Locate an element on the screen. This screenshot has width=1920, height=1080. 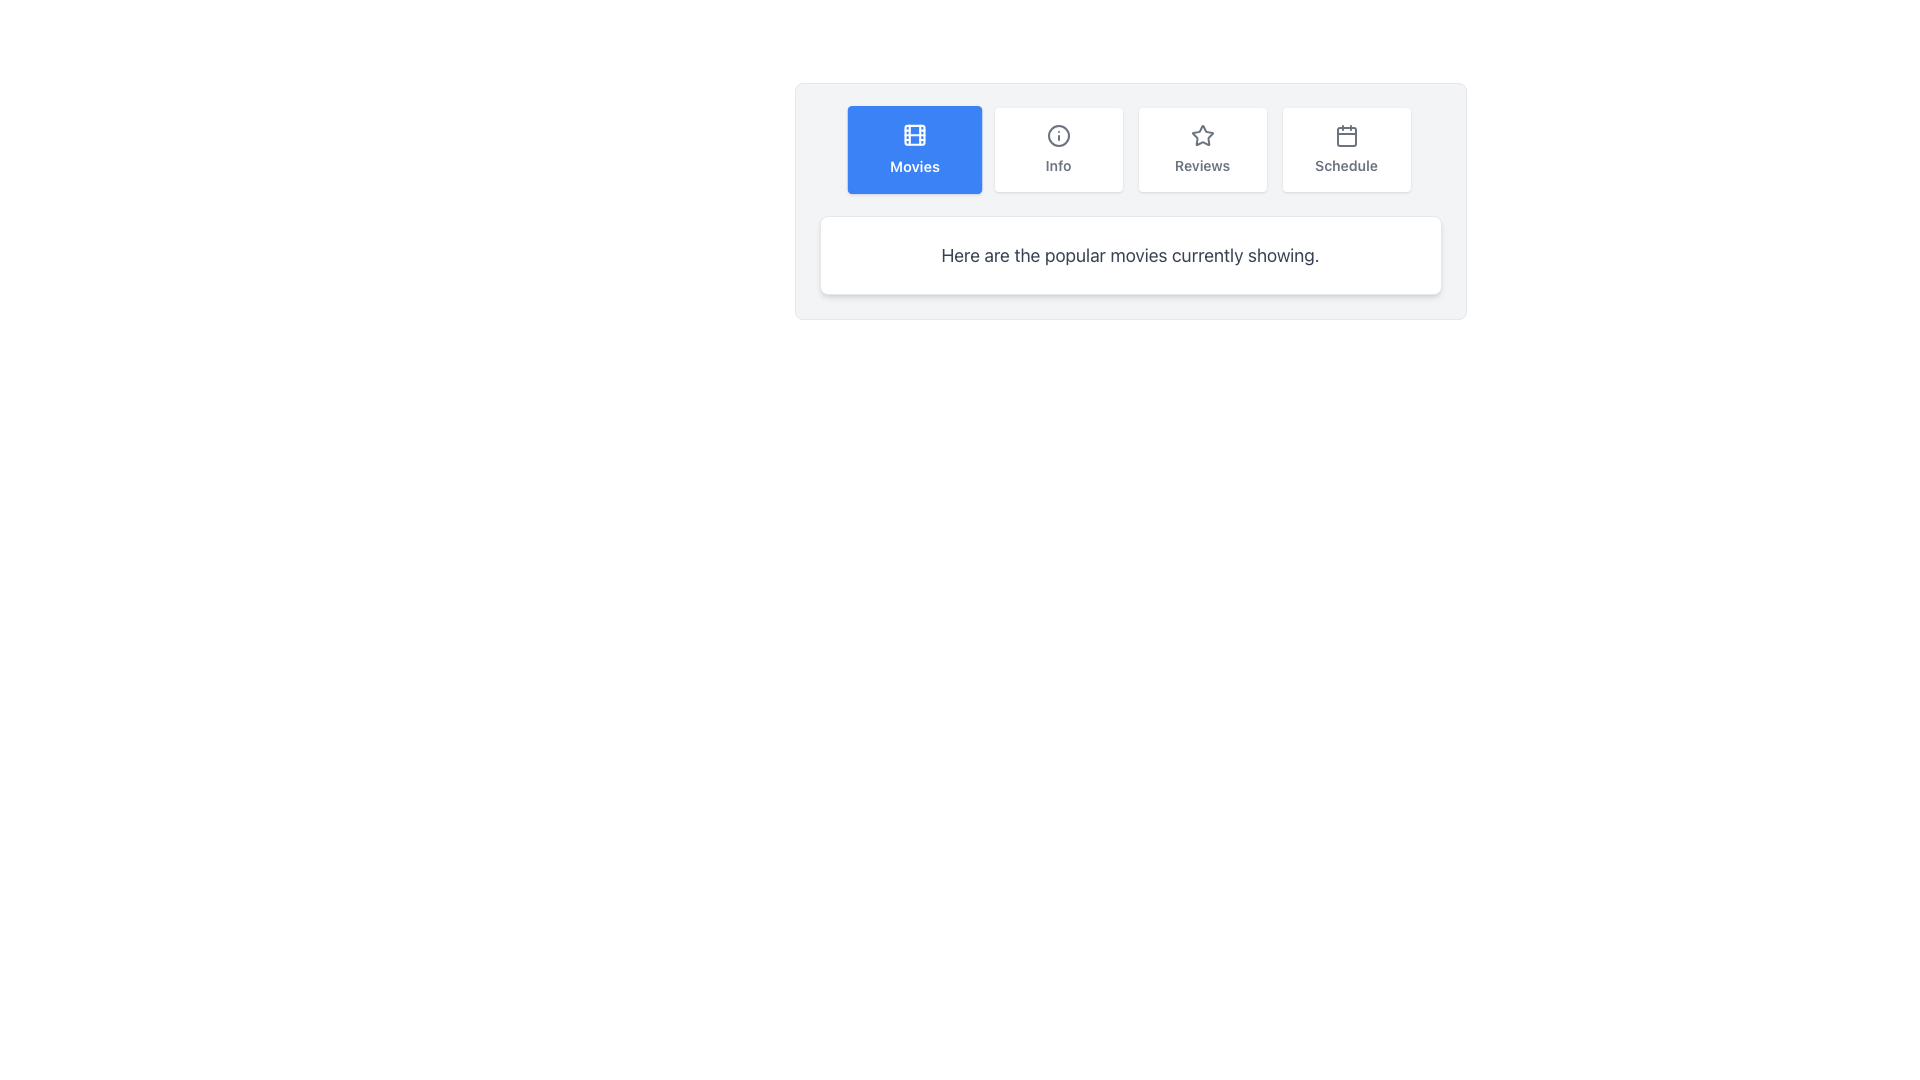
the Text Label that serves as a descriptive label for the section or action represented by the icon above it, which is centrally placed in relation to the icon and located in the second option of a horizontally aligned list of buttons is located at coordinates (1057, 164).